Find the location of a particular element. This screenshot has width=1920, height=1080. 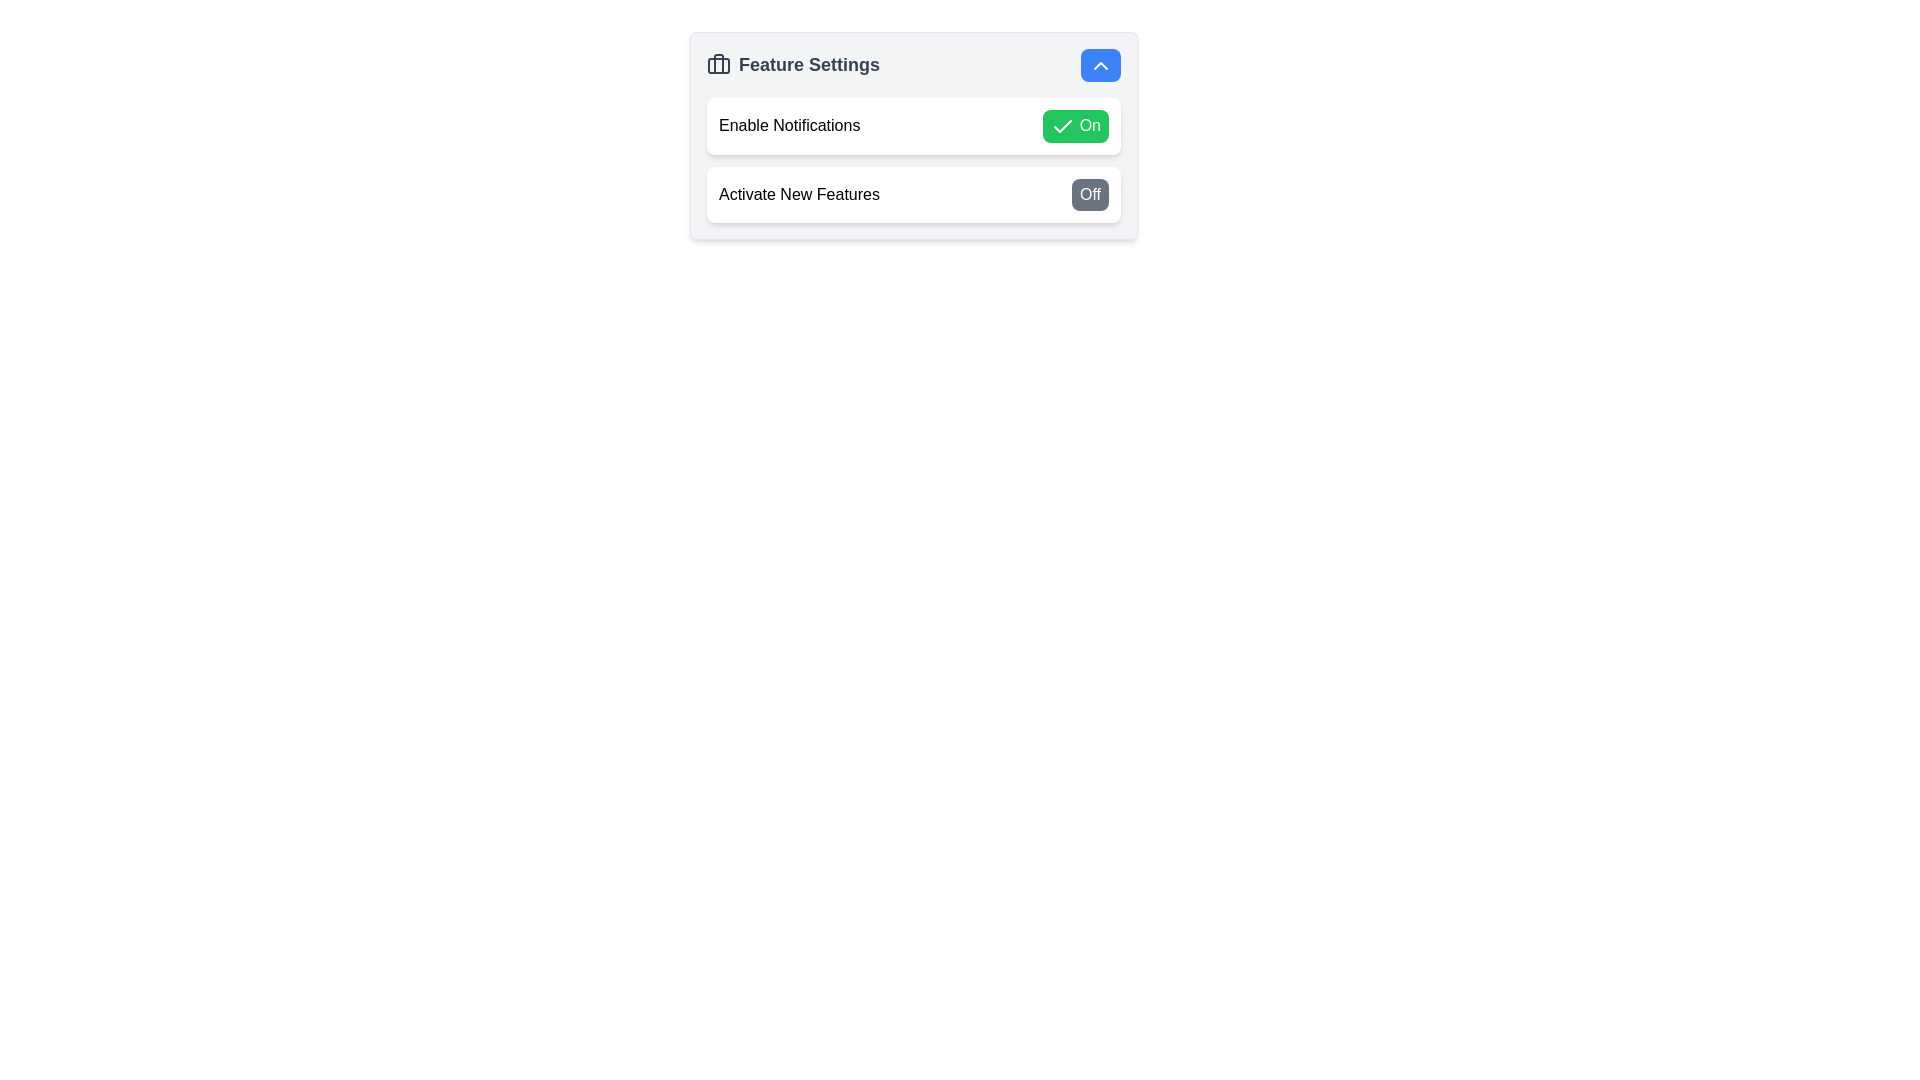

the 'Activate New Features' toggle button is located at coordinates (1089, 194).